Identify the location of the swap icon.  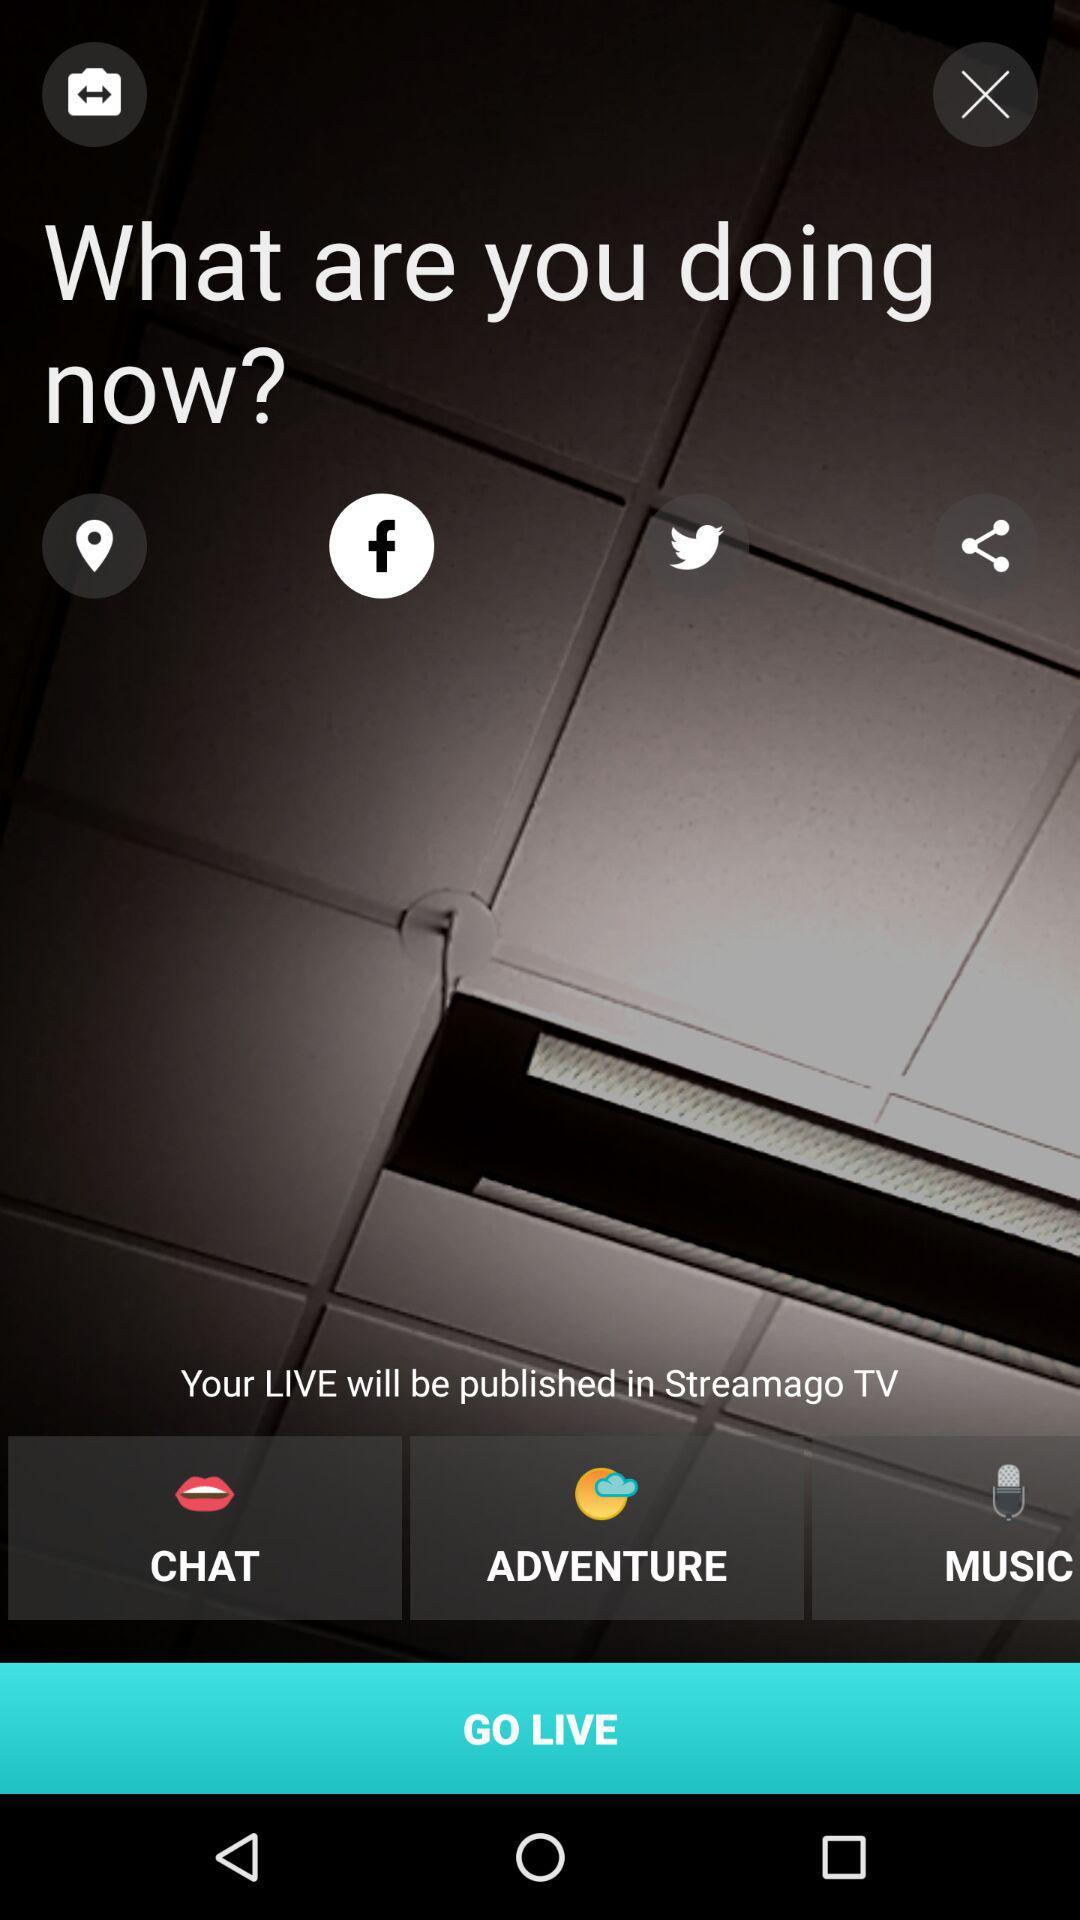
(94, 93).